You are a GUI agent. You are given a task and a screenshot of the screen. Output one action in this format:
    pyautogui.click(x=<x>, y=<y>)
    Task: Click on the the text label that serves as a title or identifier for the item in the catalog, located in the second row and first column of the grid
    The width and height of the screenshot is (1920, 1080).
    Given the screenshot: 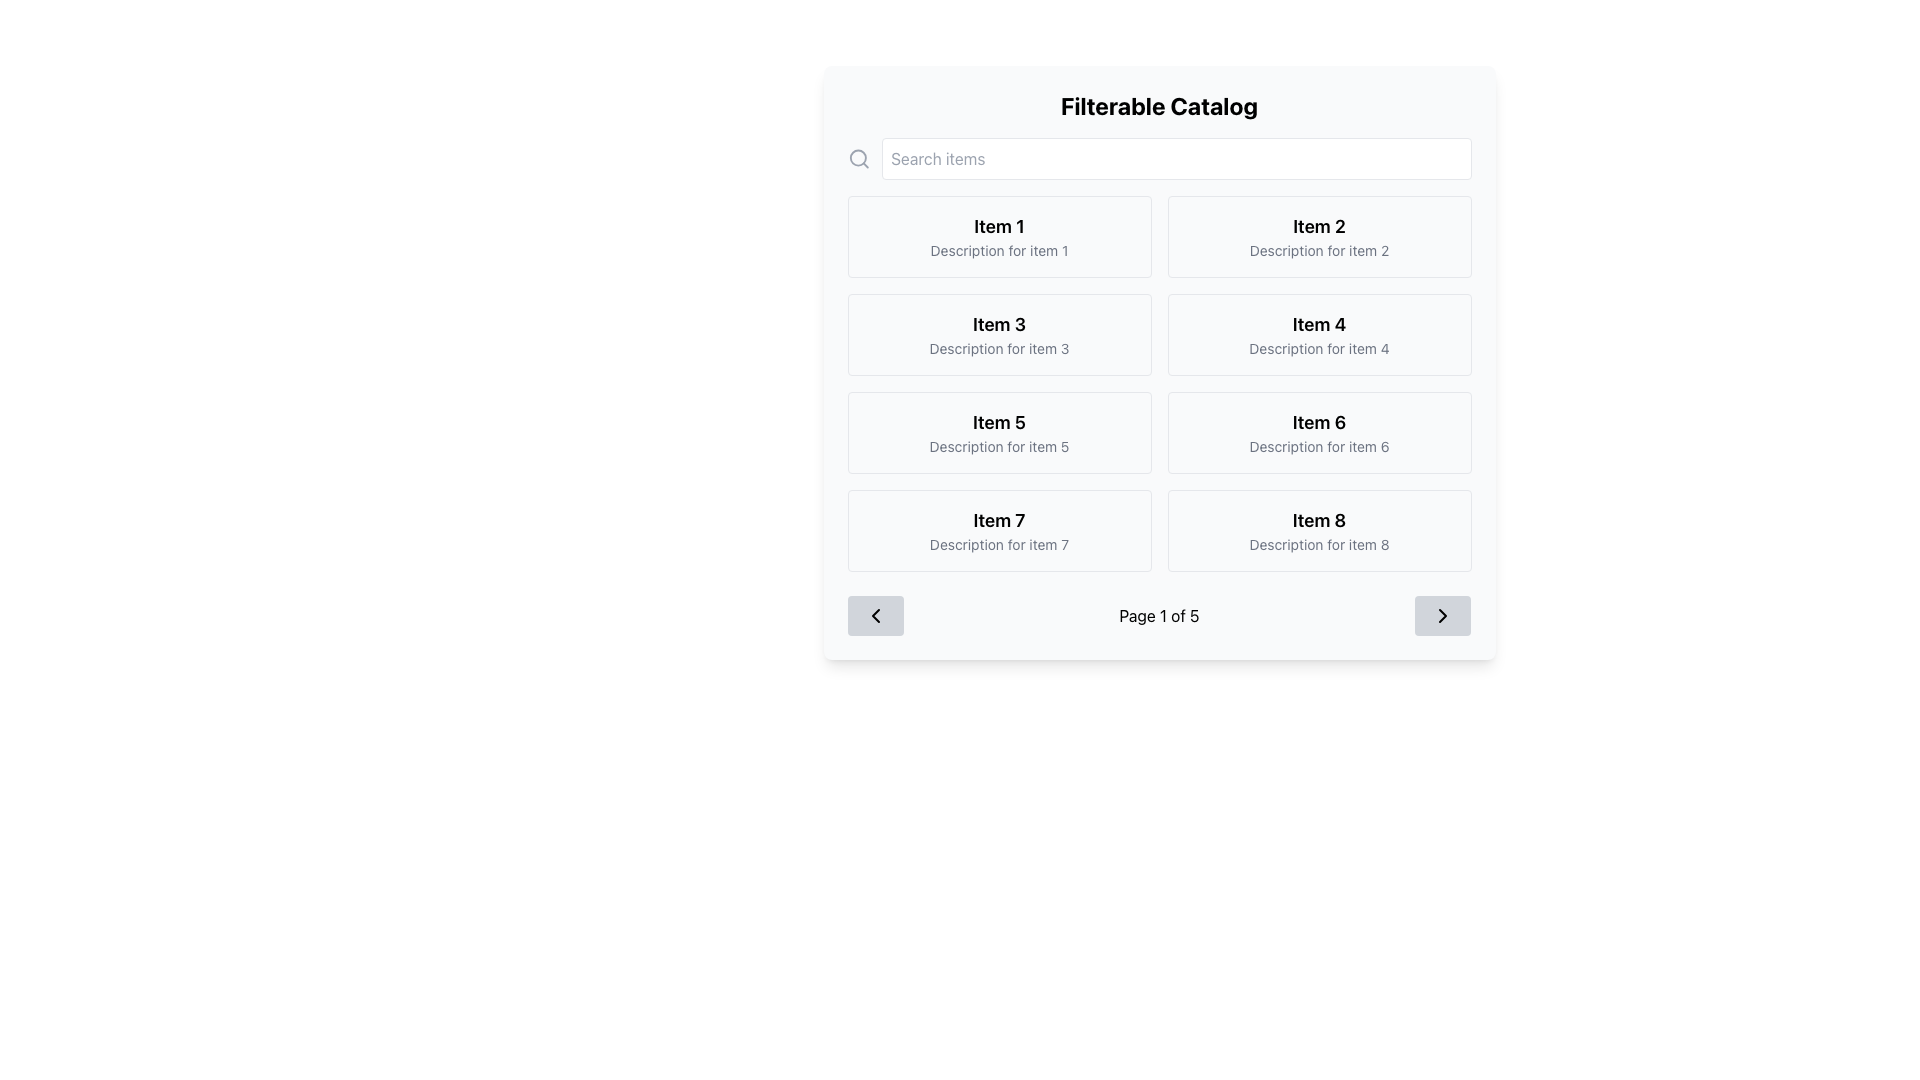 What is the action you would take?
    pyautogui.click(x=999, y=323)
    